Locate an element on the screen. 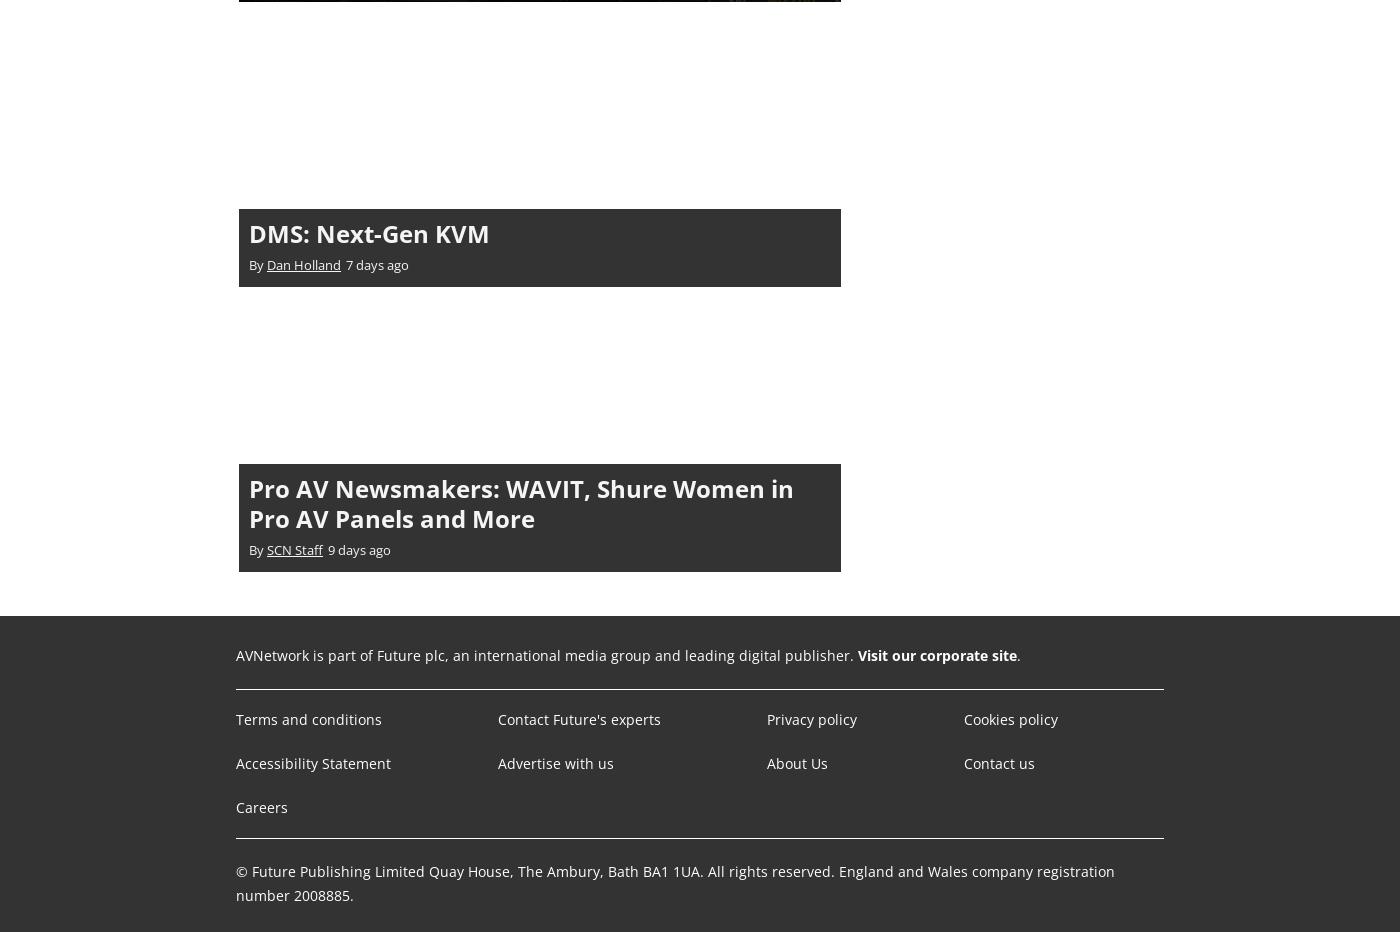 Image resolution: width=1400 pixels, height=932 pixels. 'SCN Staff' is located at coordinates (294, 549).